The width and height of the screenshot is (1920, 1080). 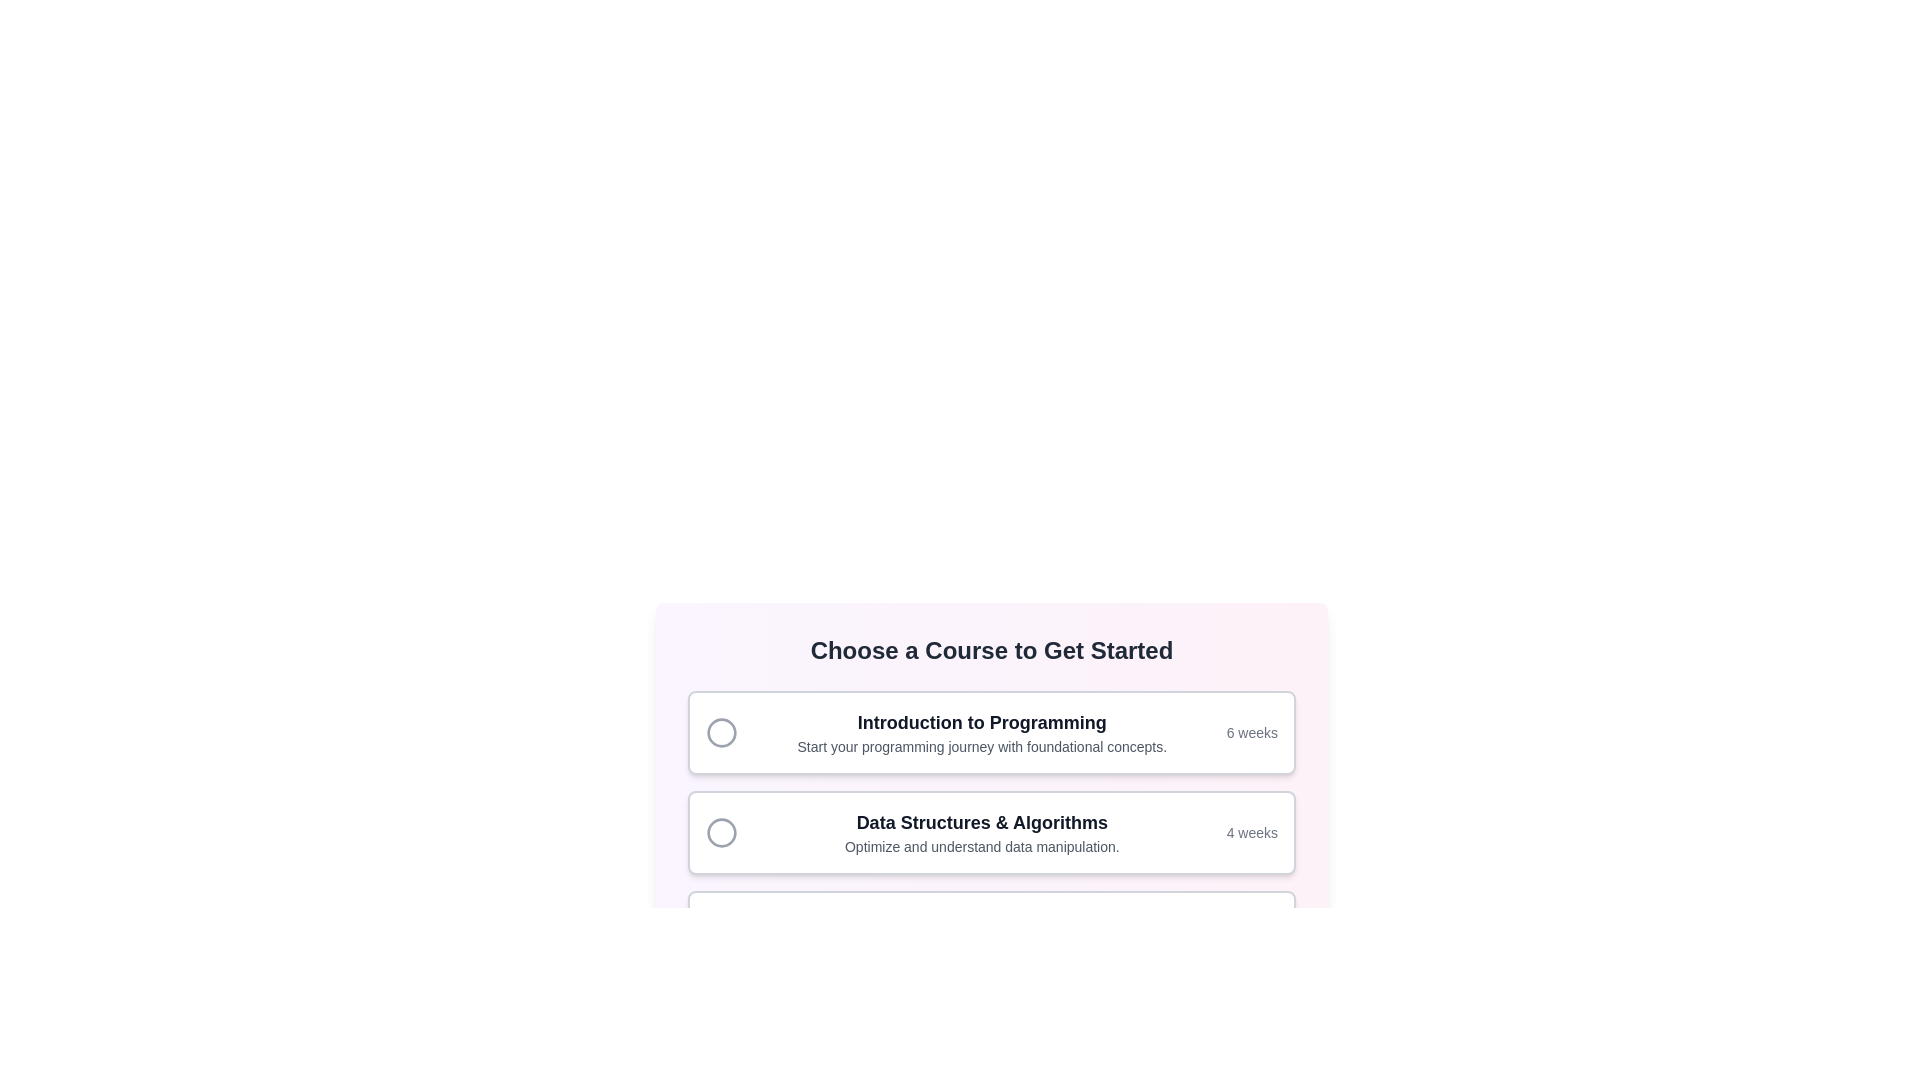 I want to click on text content of the Header that displays 'Choose a Course to Get Started', which is a bold and centered heading in a large font size and dark gray color, positioned above the course options, so click(x=992, y=651).